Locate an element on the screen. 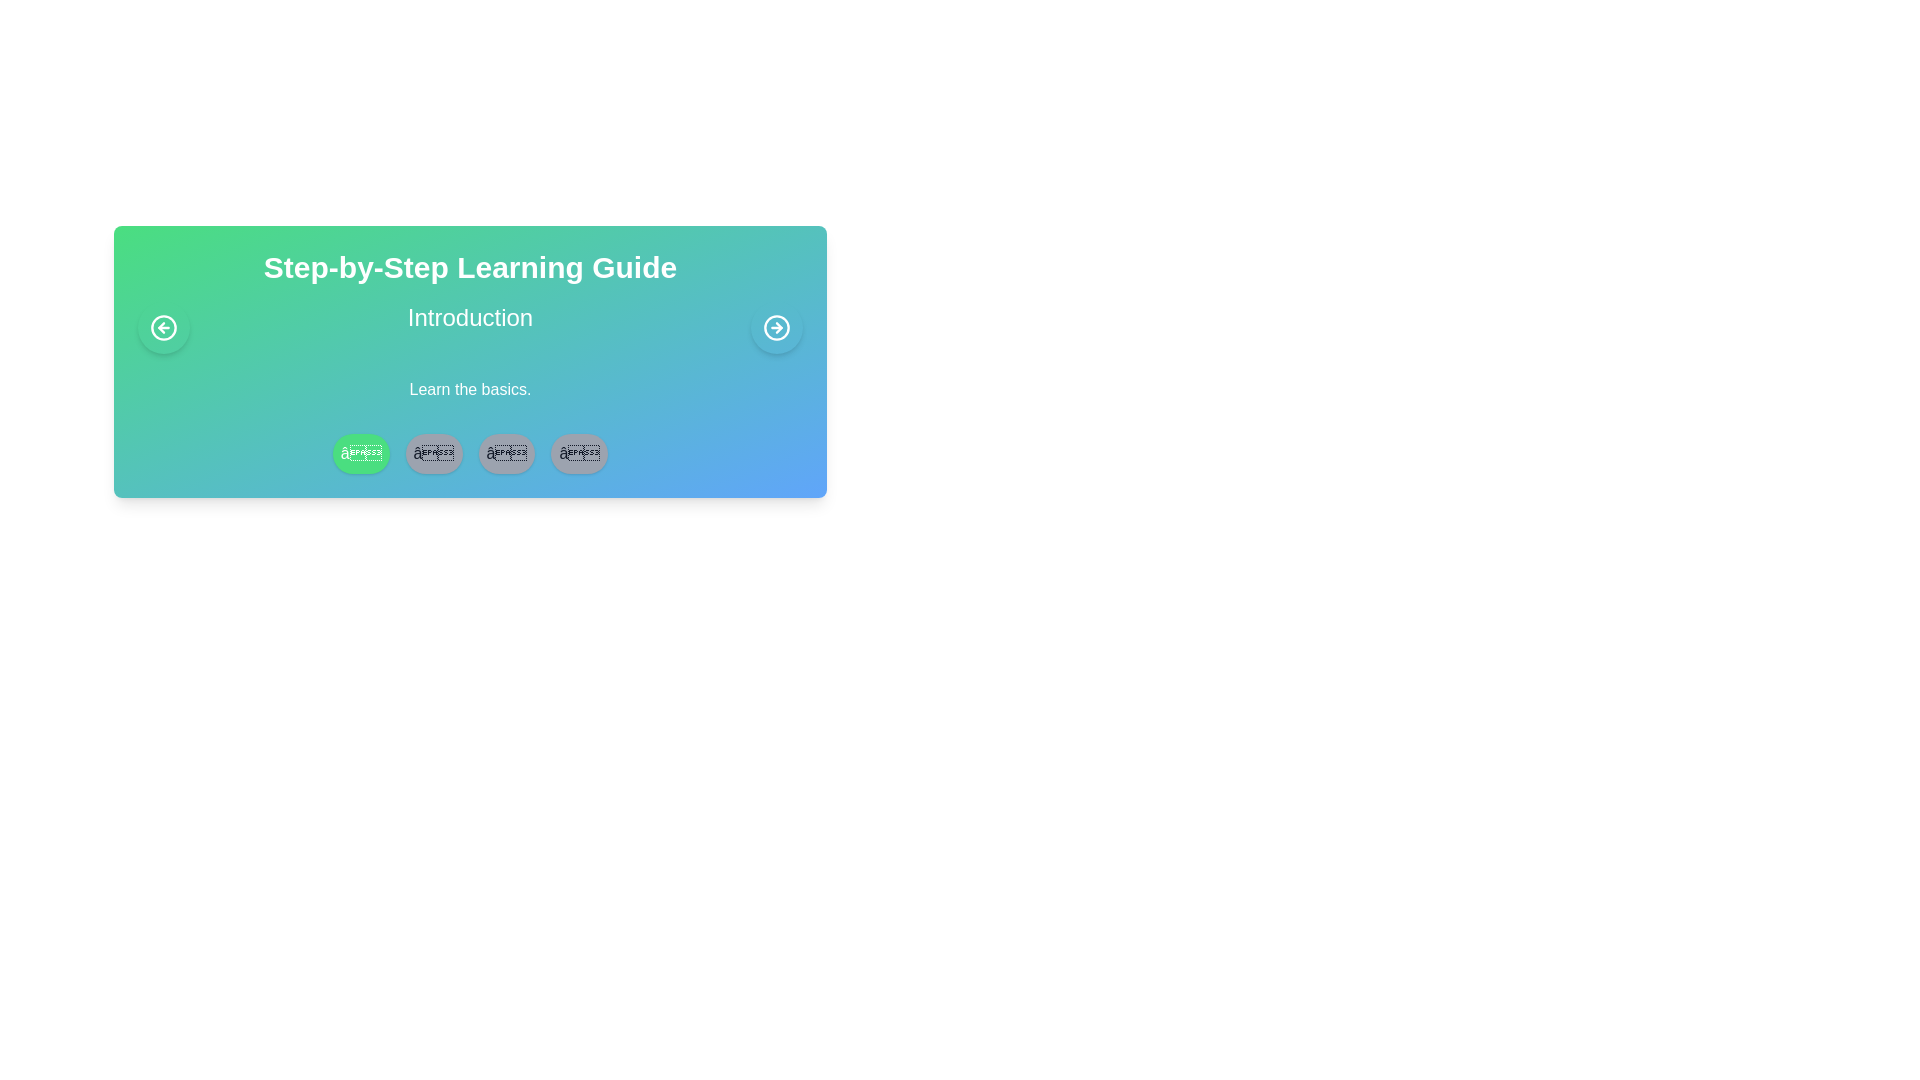 The image size is (1920, 1080). the prominent heading element displaying 'Step-by-Step Learning Guide' in a large, bold font, which is centered within a gradient background transitioning from green to blue is located at coordinates (469, 266).